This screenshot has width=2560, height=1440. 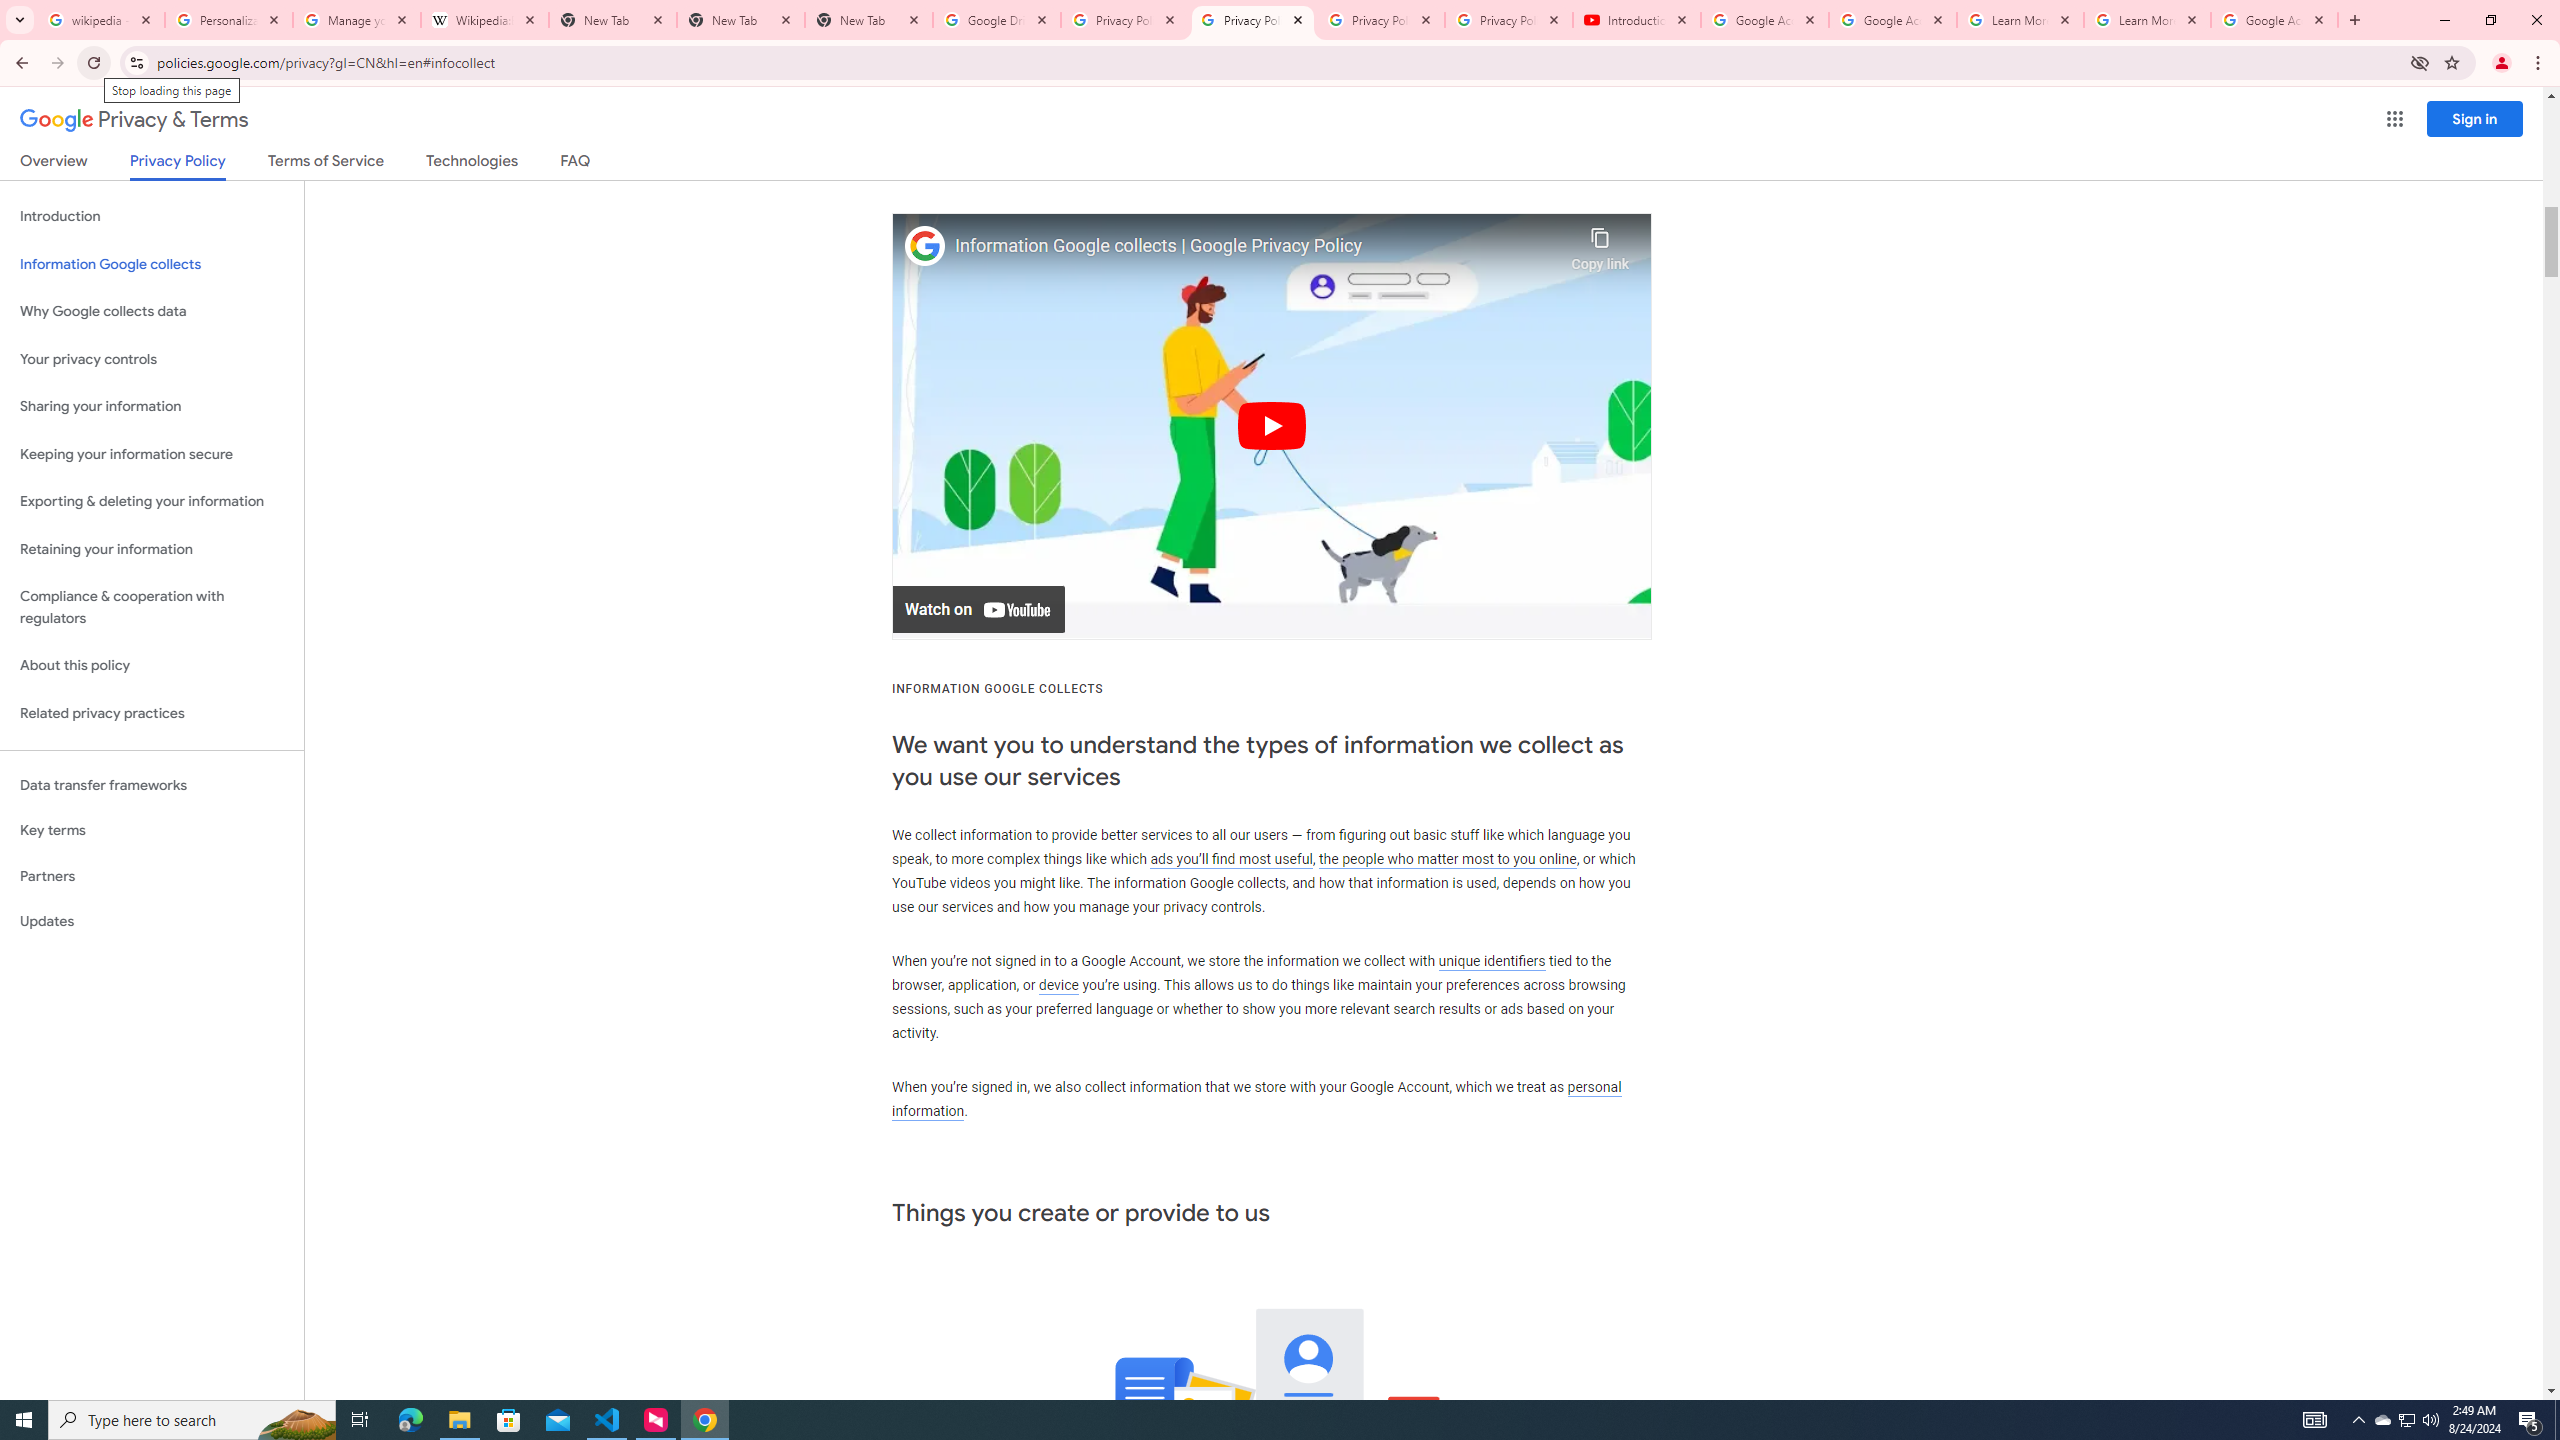 I want to click on 'Compliance & cooperation with regulators', so click(x=151, y=608).